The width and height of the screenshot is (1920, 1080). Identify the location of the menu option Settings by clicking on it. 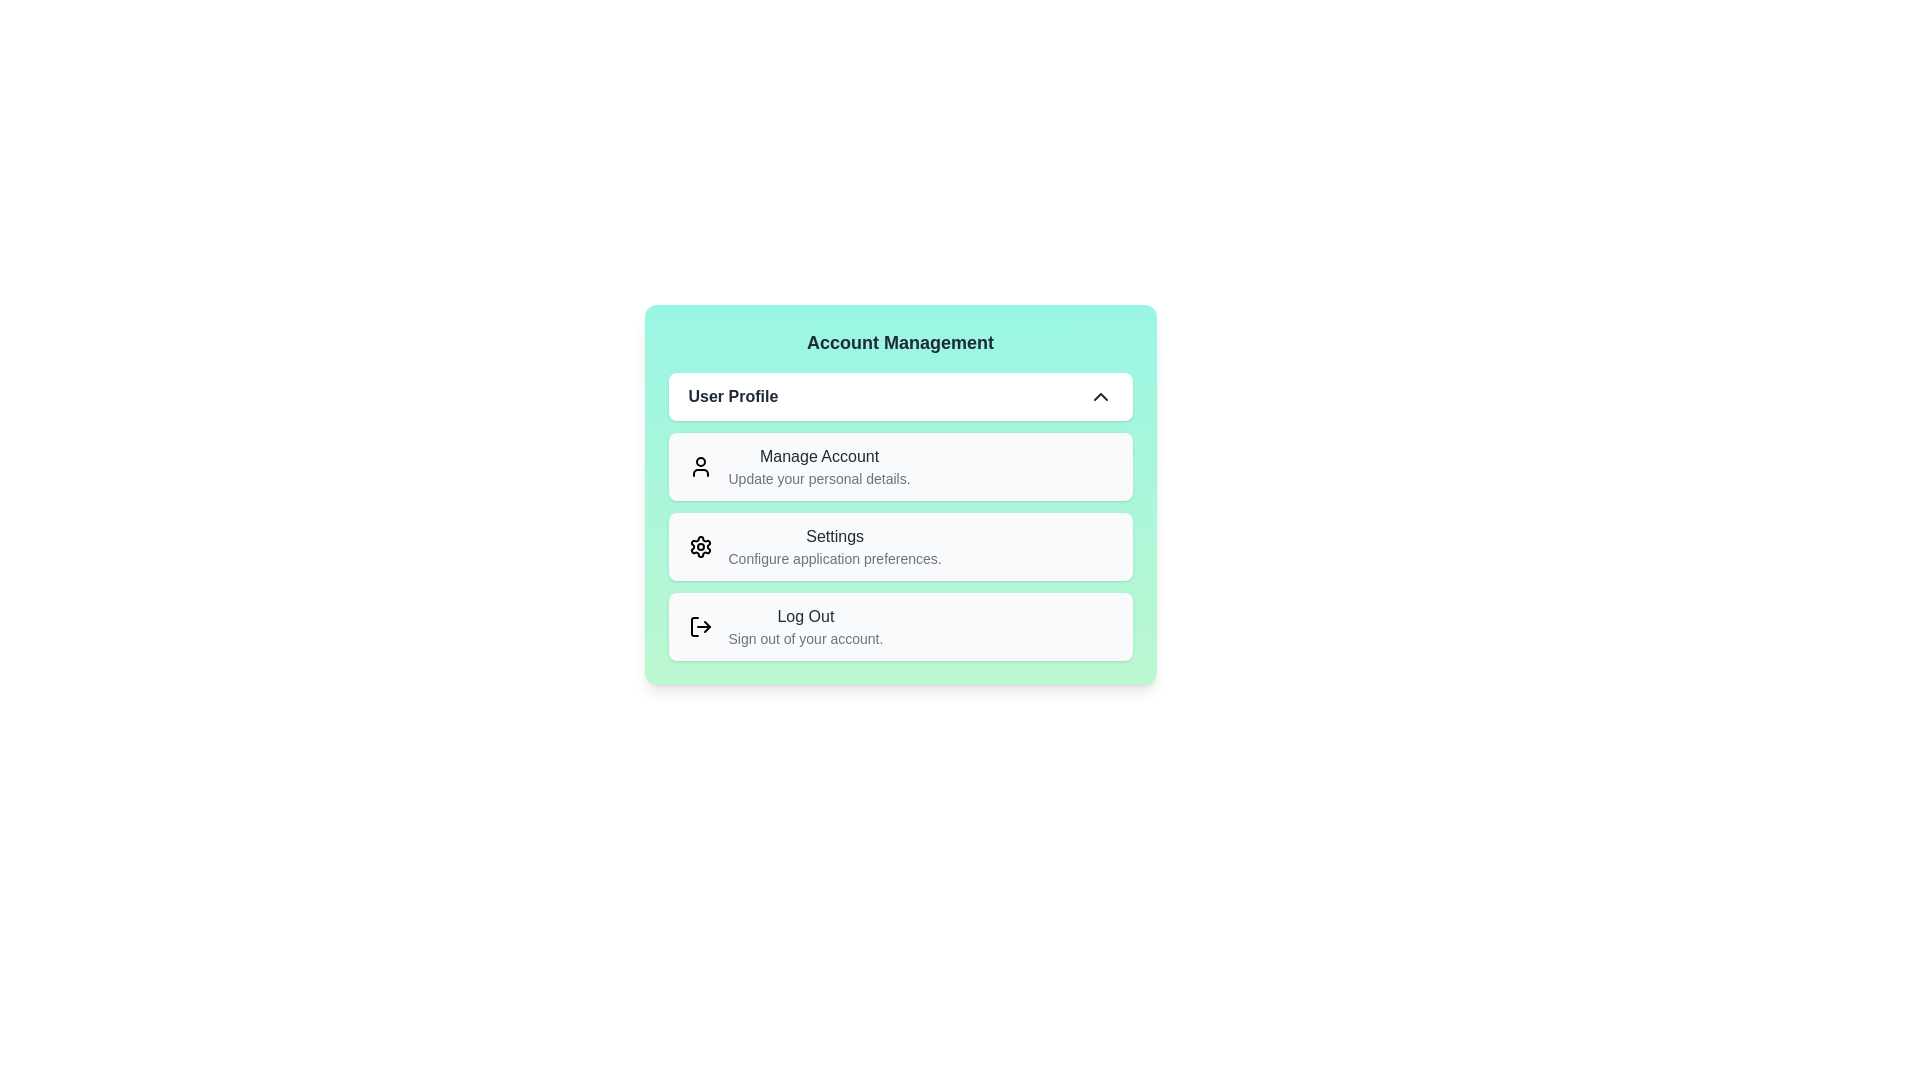
(899, 547).